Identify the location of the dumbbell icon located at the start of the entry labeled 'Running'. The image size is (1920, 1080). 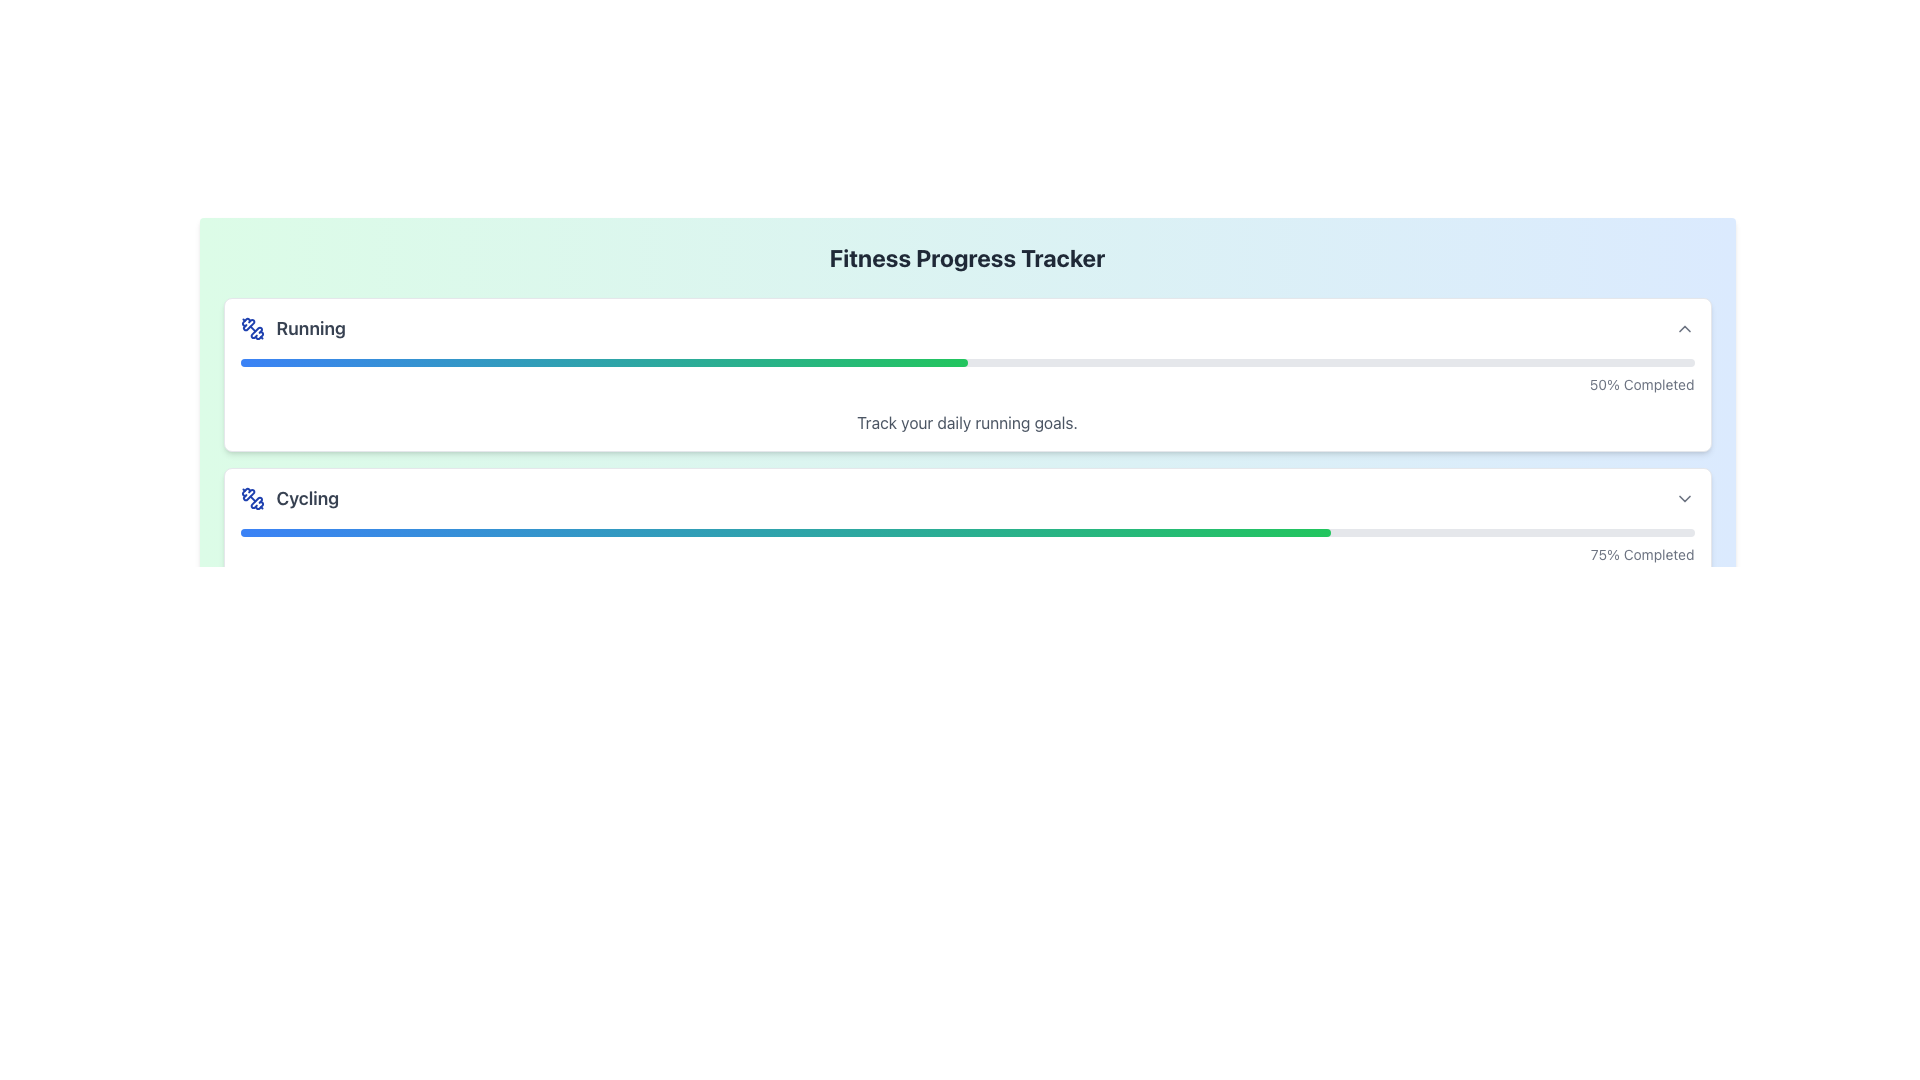
(251, 327).